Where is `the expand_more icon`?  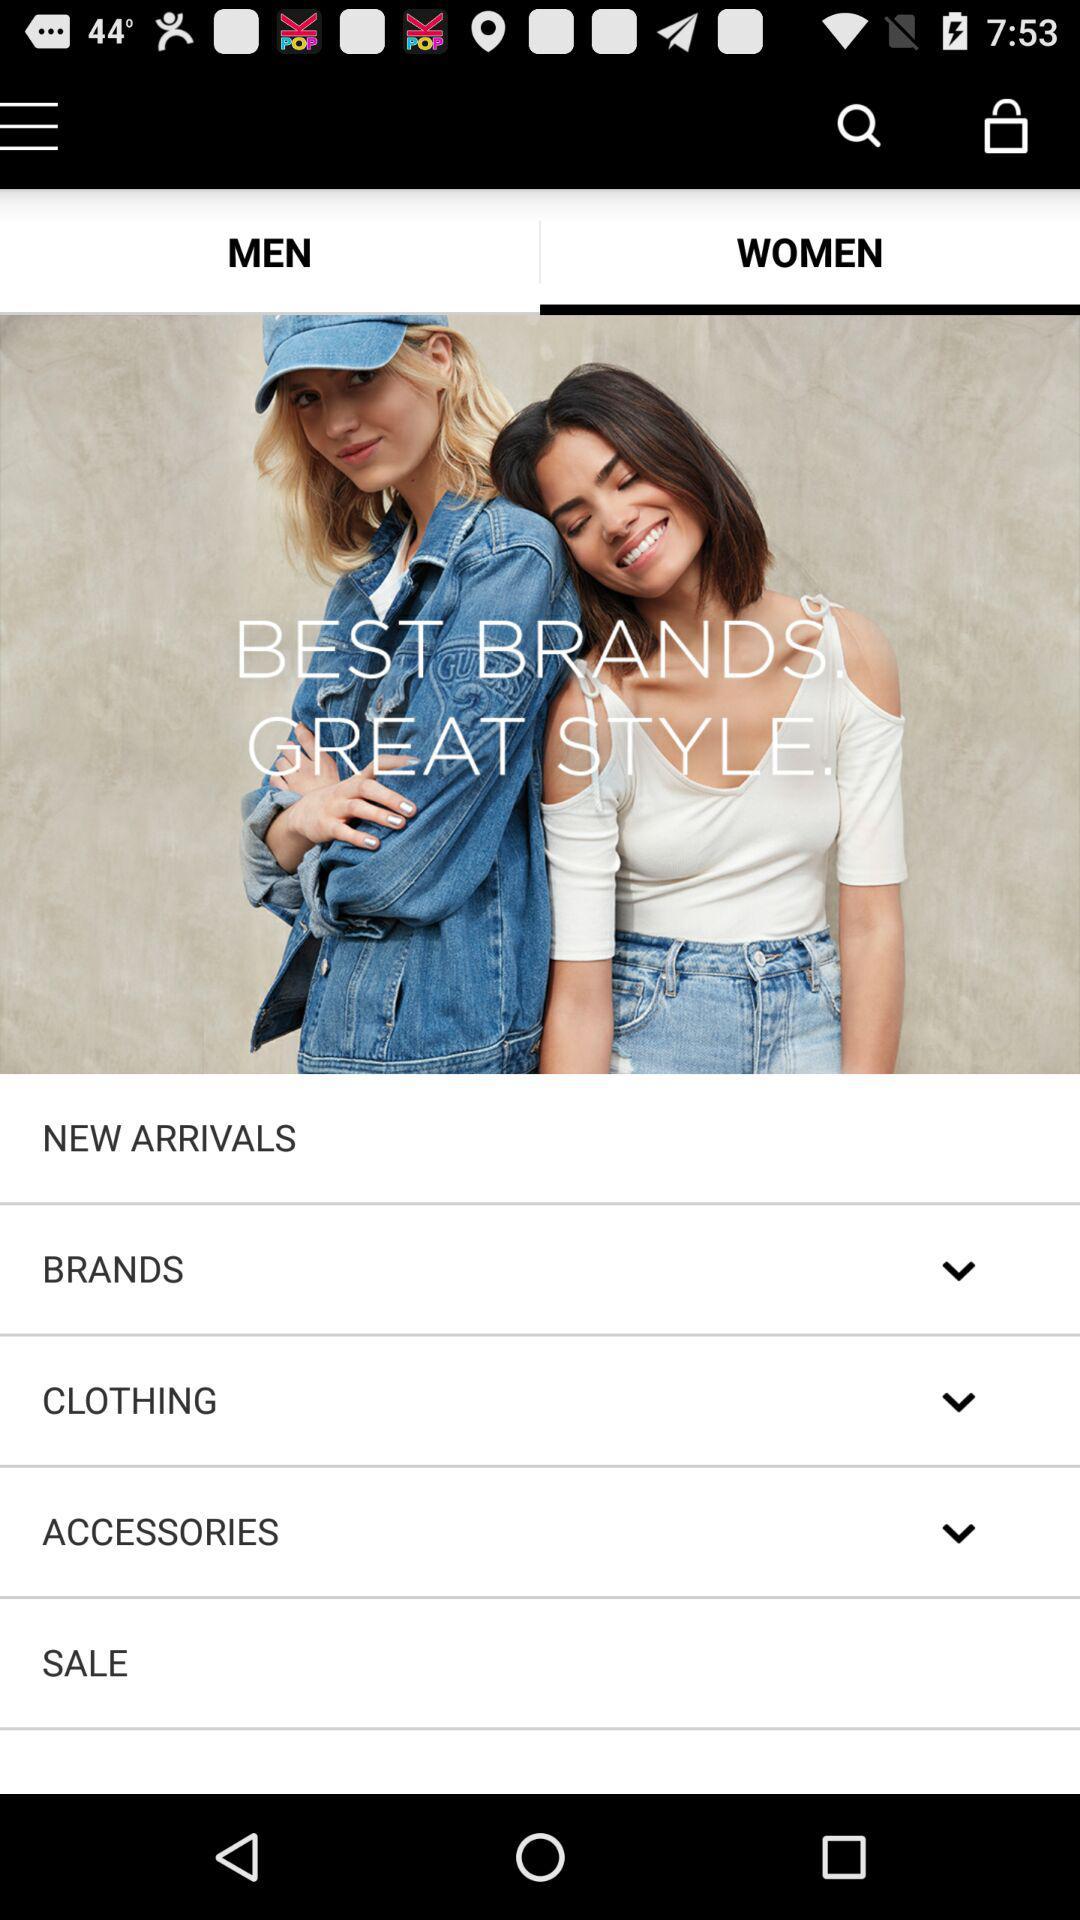 the expand_more icon is located at coordinates (958, 1360).